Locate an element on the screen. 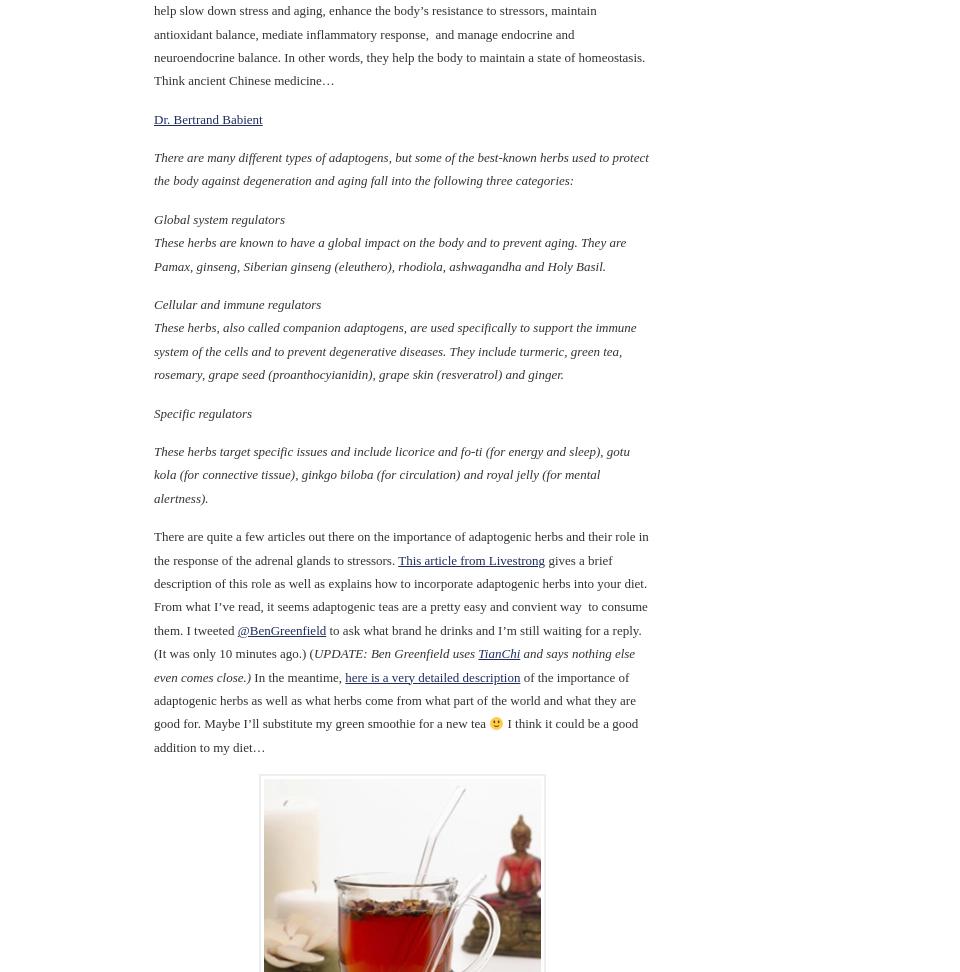 This screenshot has height=972, width=960. 'Specific regulators' is located at coordinates (203, 412).